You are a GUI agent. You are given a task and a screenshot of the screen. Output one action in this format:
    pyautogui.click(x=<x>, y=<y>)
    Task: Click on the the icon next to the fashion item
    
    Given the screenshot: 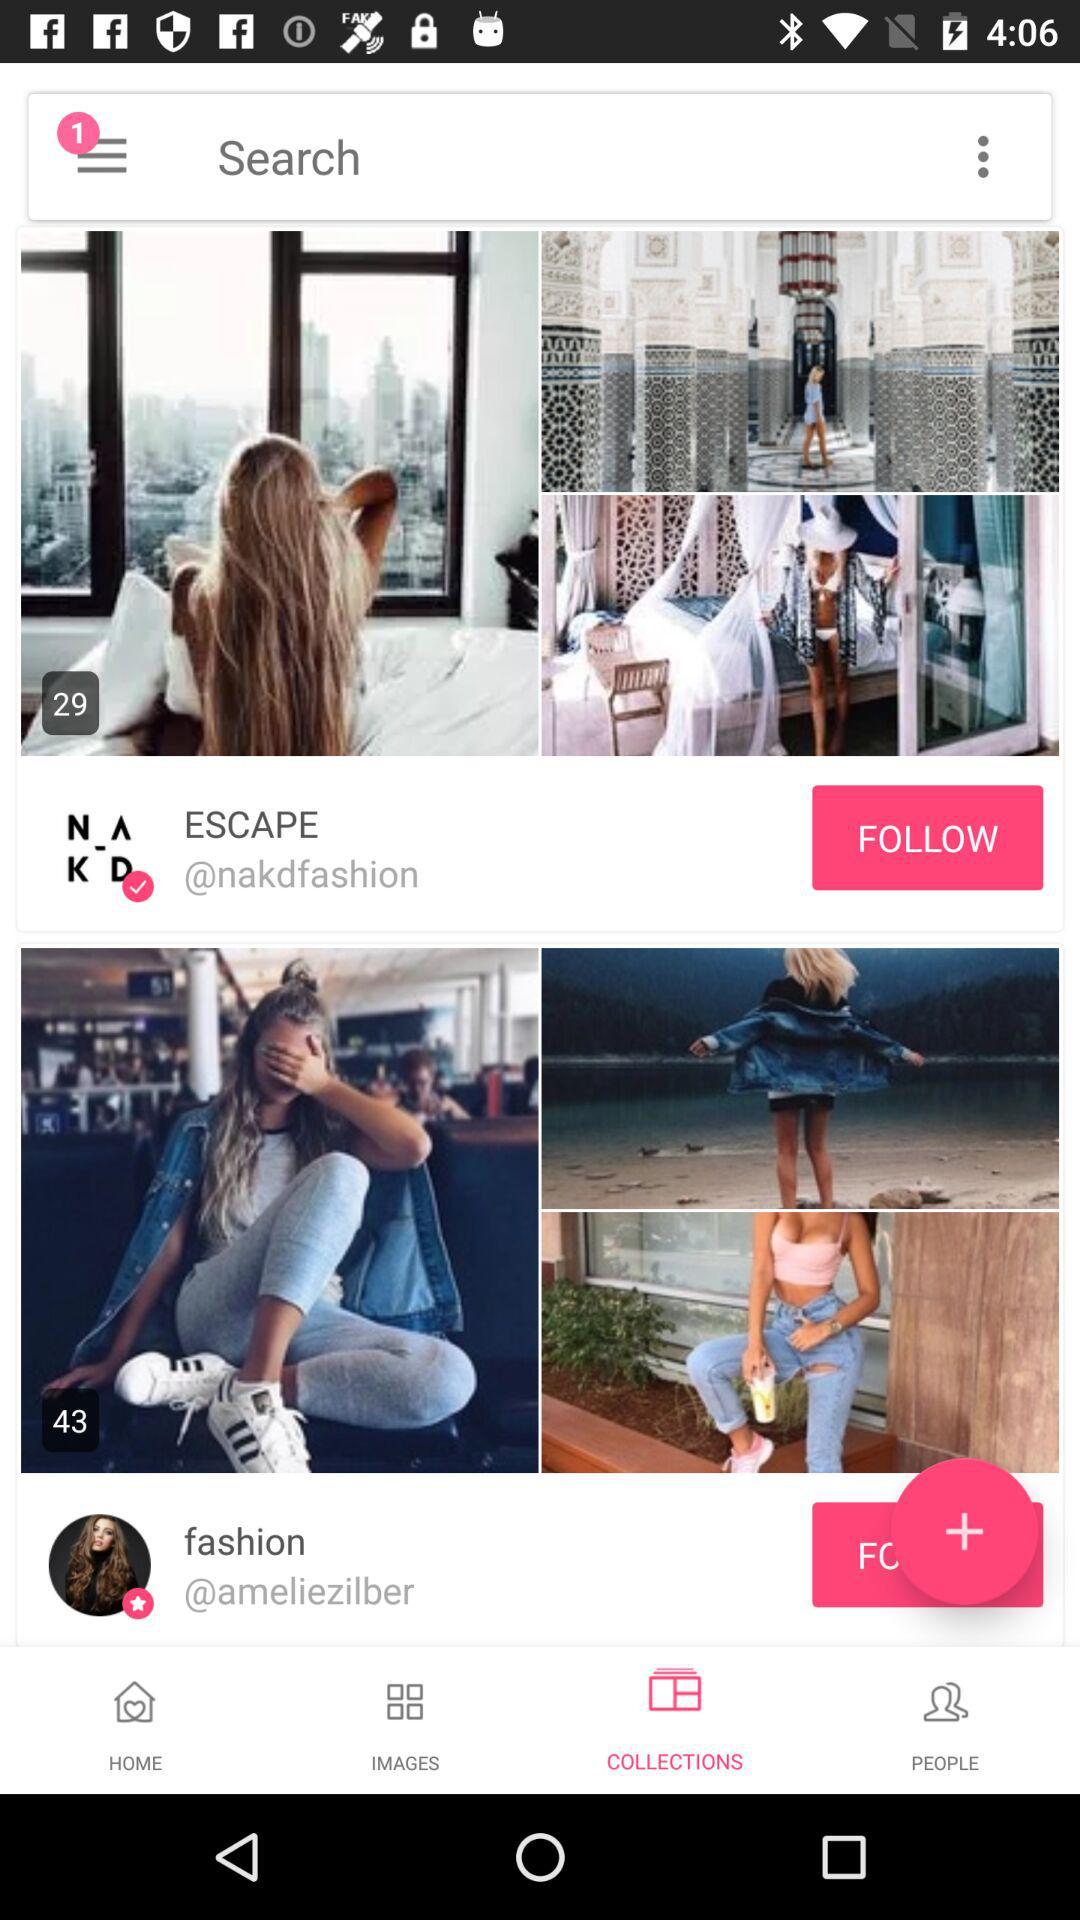 What is the action you would take?
    pyautogui.click(x=963, y=1530)
    